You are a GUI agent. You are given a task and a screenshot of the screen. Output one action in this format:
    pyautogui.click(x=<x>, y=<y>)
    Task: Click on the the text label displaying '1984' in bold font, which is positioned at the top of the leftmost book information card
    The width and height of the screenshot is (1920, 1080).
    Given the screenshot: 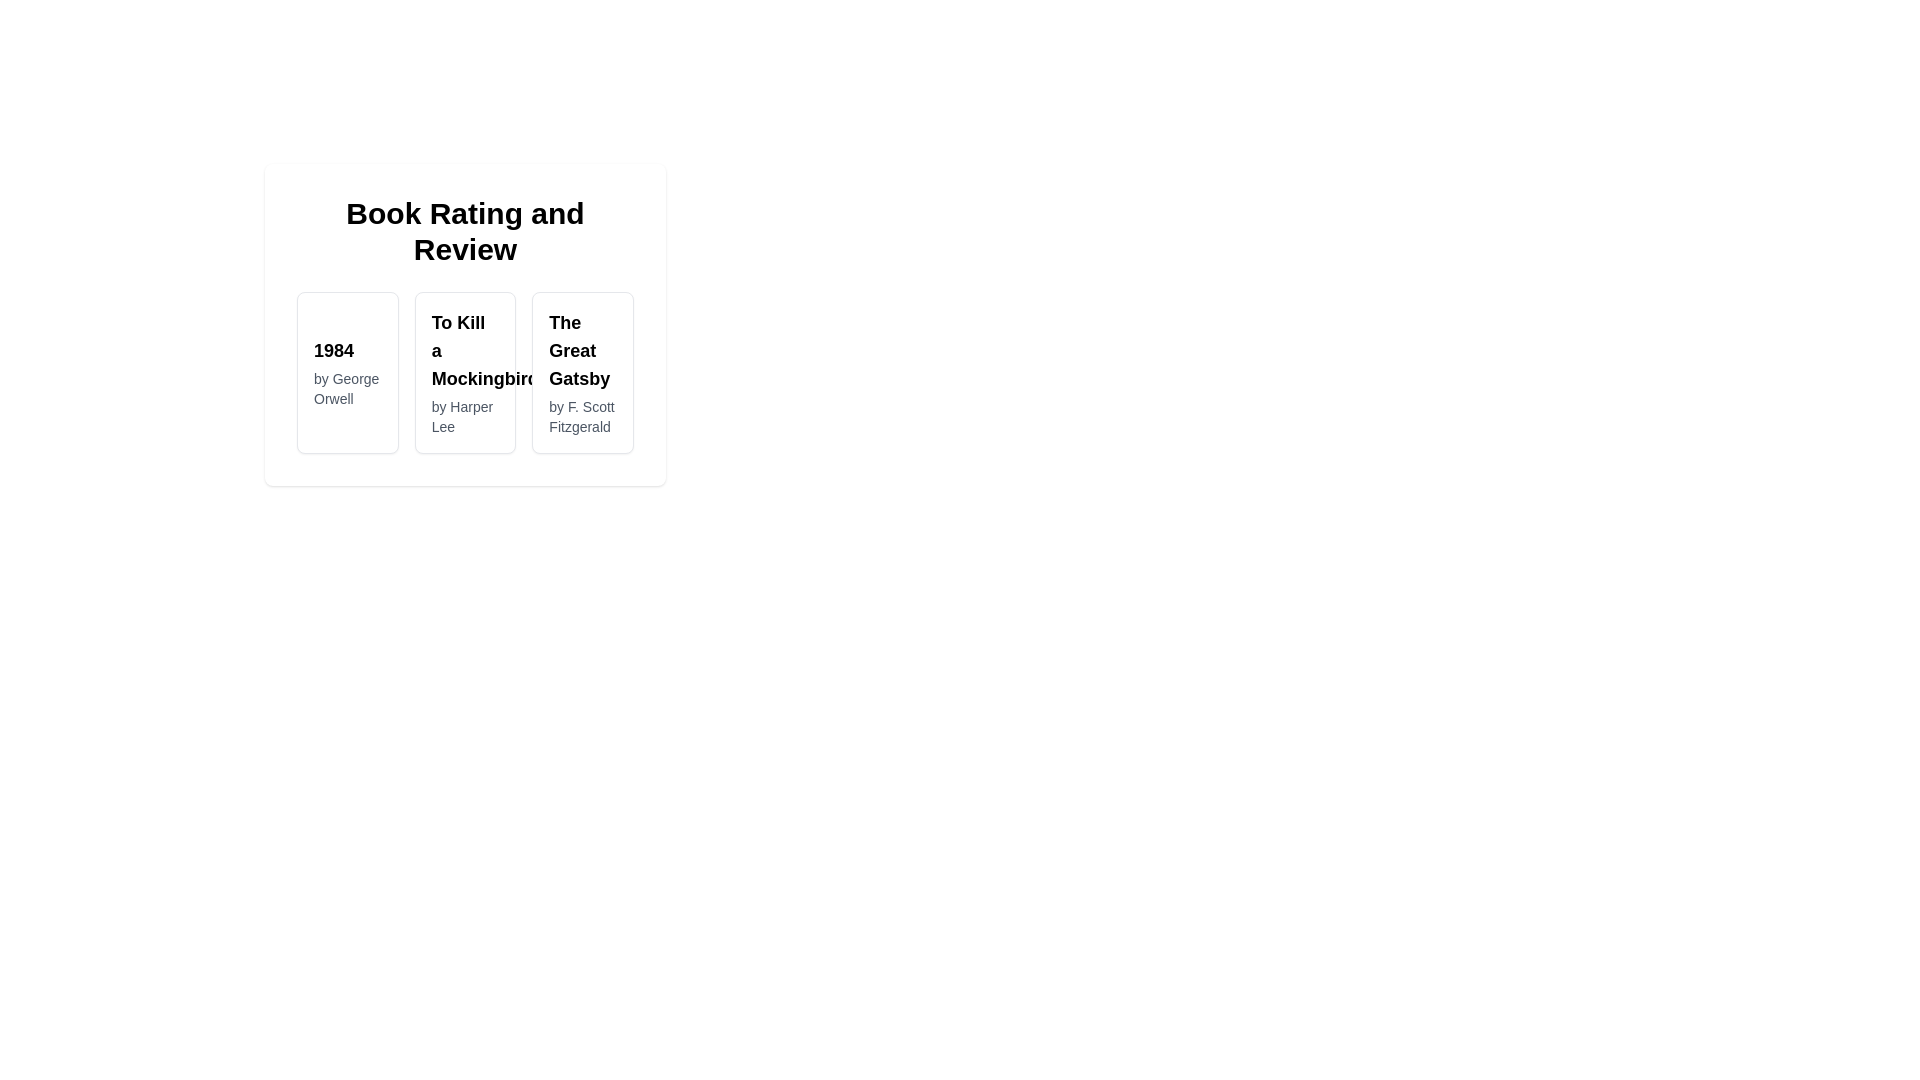 What is the action you would take?
    pyautogui.click(x=347, y=350)
    